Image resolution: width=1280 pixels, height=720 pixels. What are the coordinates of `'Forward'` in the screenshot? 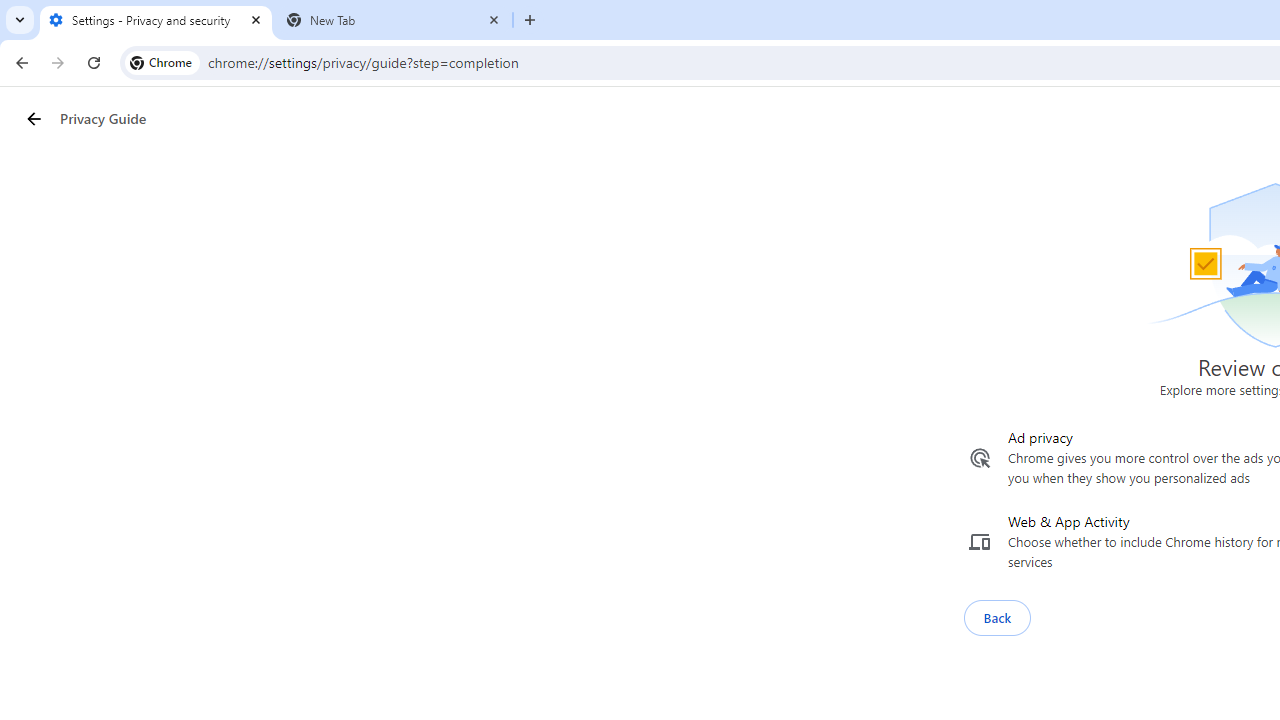 It's located at (58, 61).